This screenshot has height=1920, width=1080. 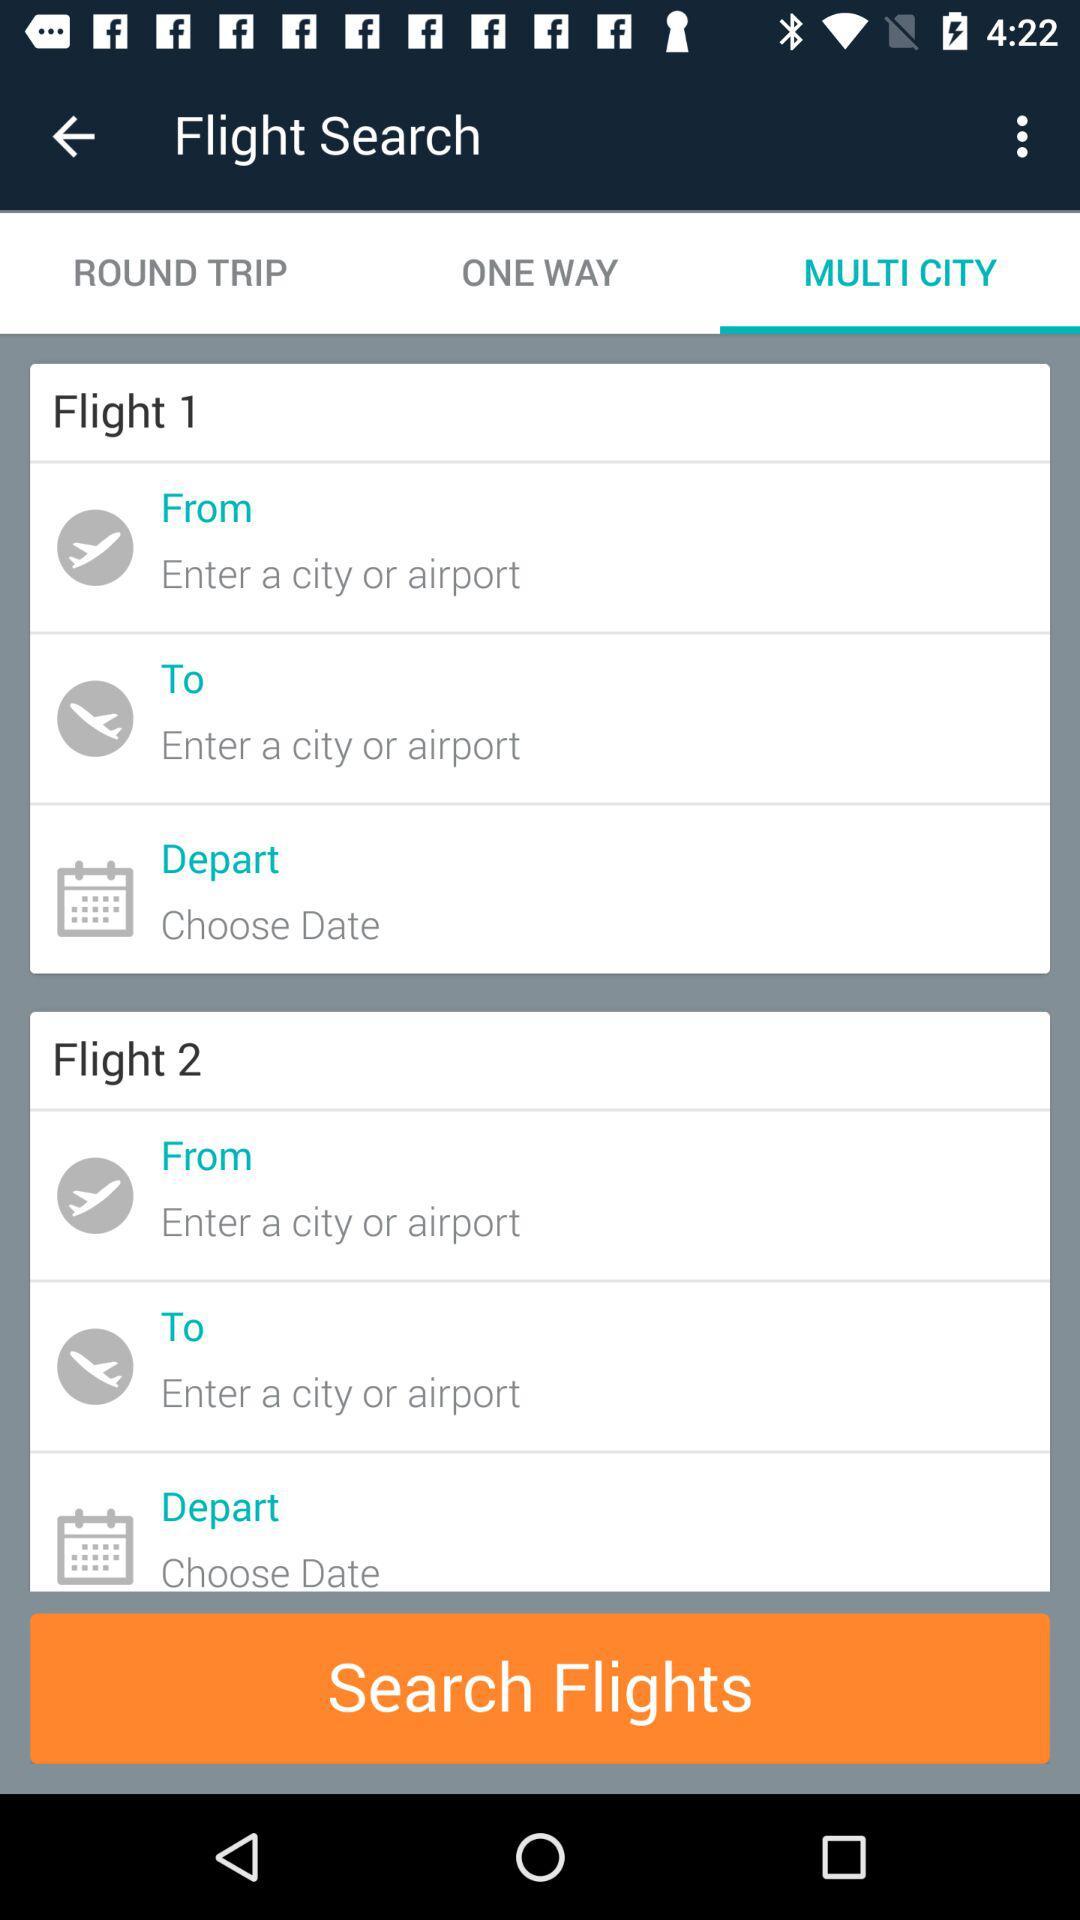 What do you see at coordinates (95, 897) in the screenshot?
I see `the calendar icon on the web page` at bounding box center [95, 897].